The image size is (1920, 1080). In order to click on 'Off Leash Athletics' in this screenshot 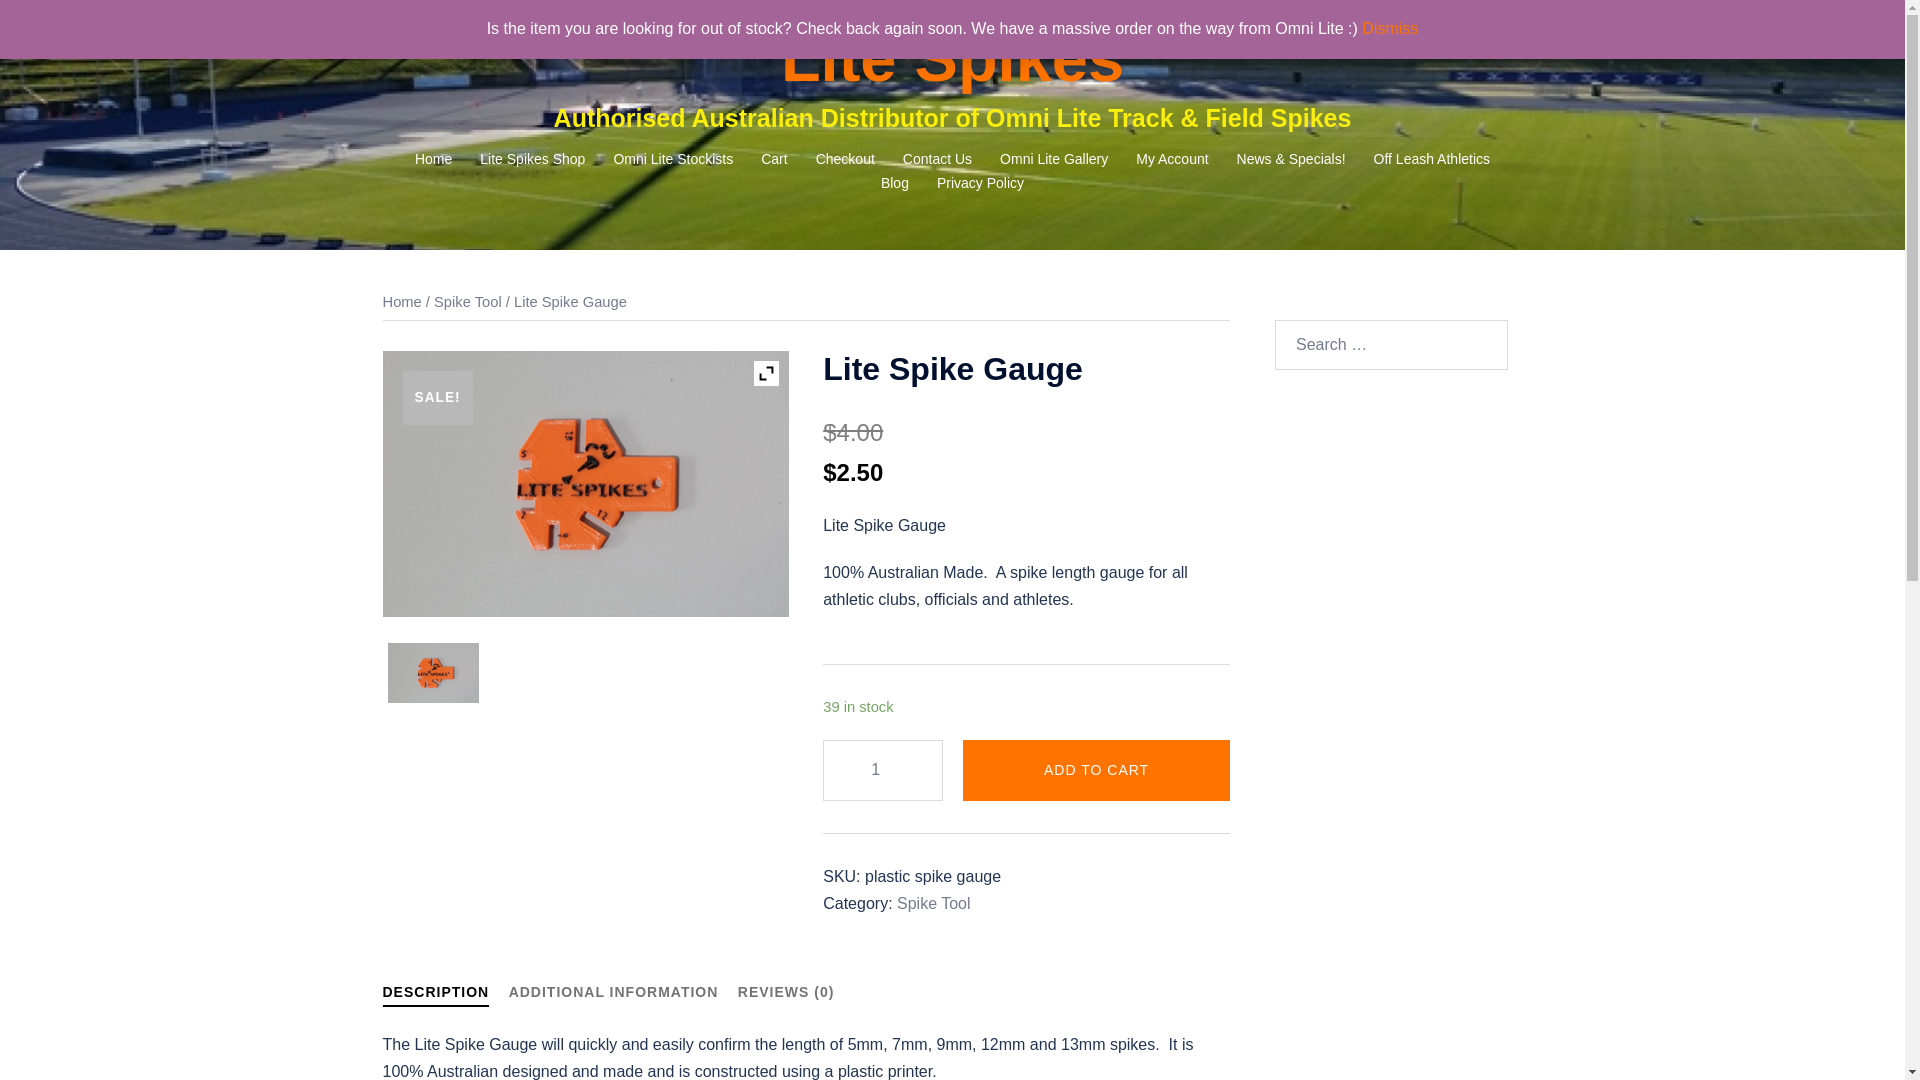, I will do `click(1372, 158)`.